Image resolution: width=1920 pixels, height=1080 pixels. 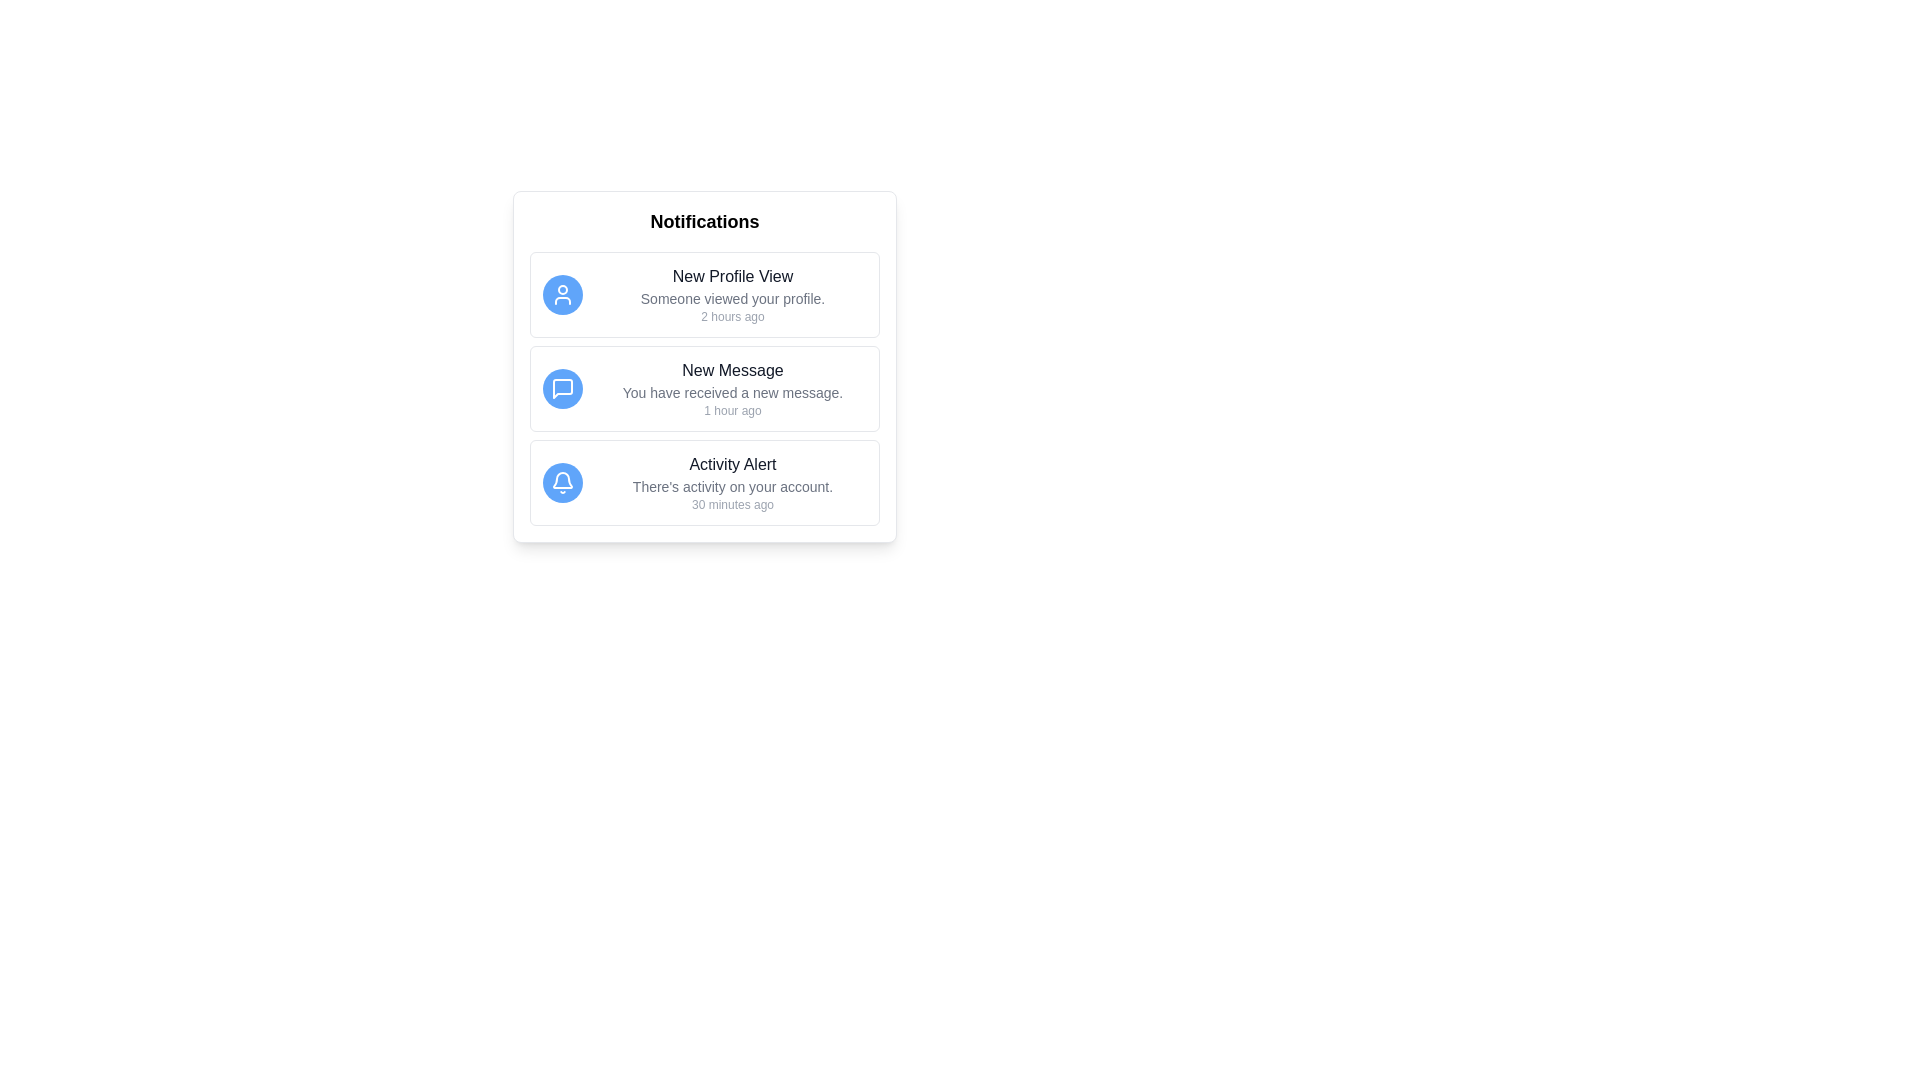 I want to click on text of the notification label that says 'Someone viewed your profile.' located below the title 'New Profile View' and above the timestamp '2 hours ago', so click(x=732, y=299).